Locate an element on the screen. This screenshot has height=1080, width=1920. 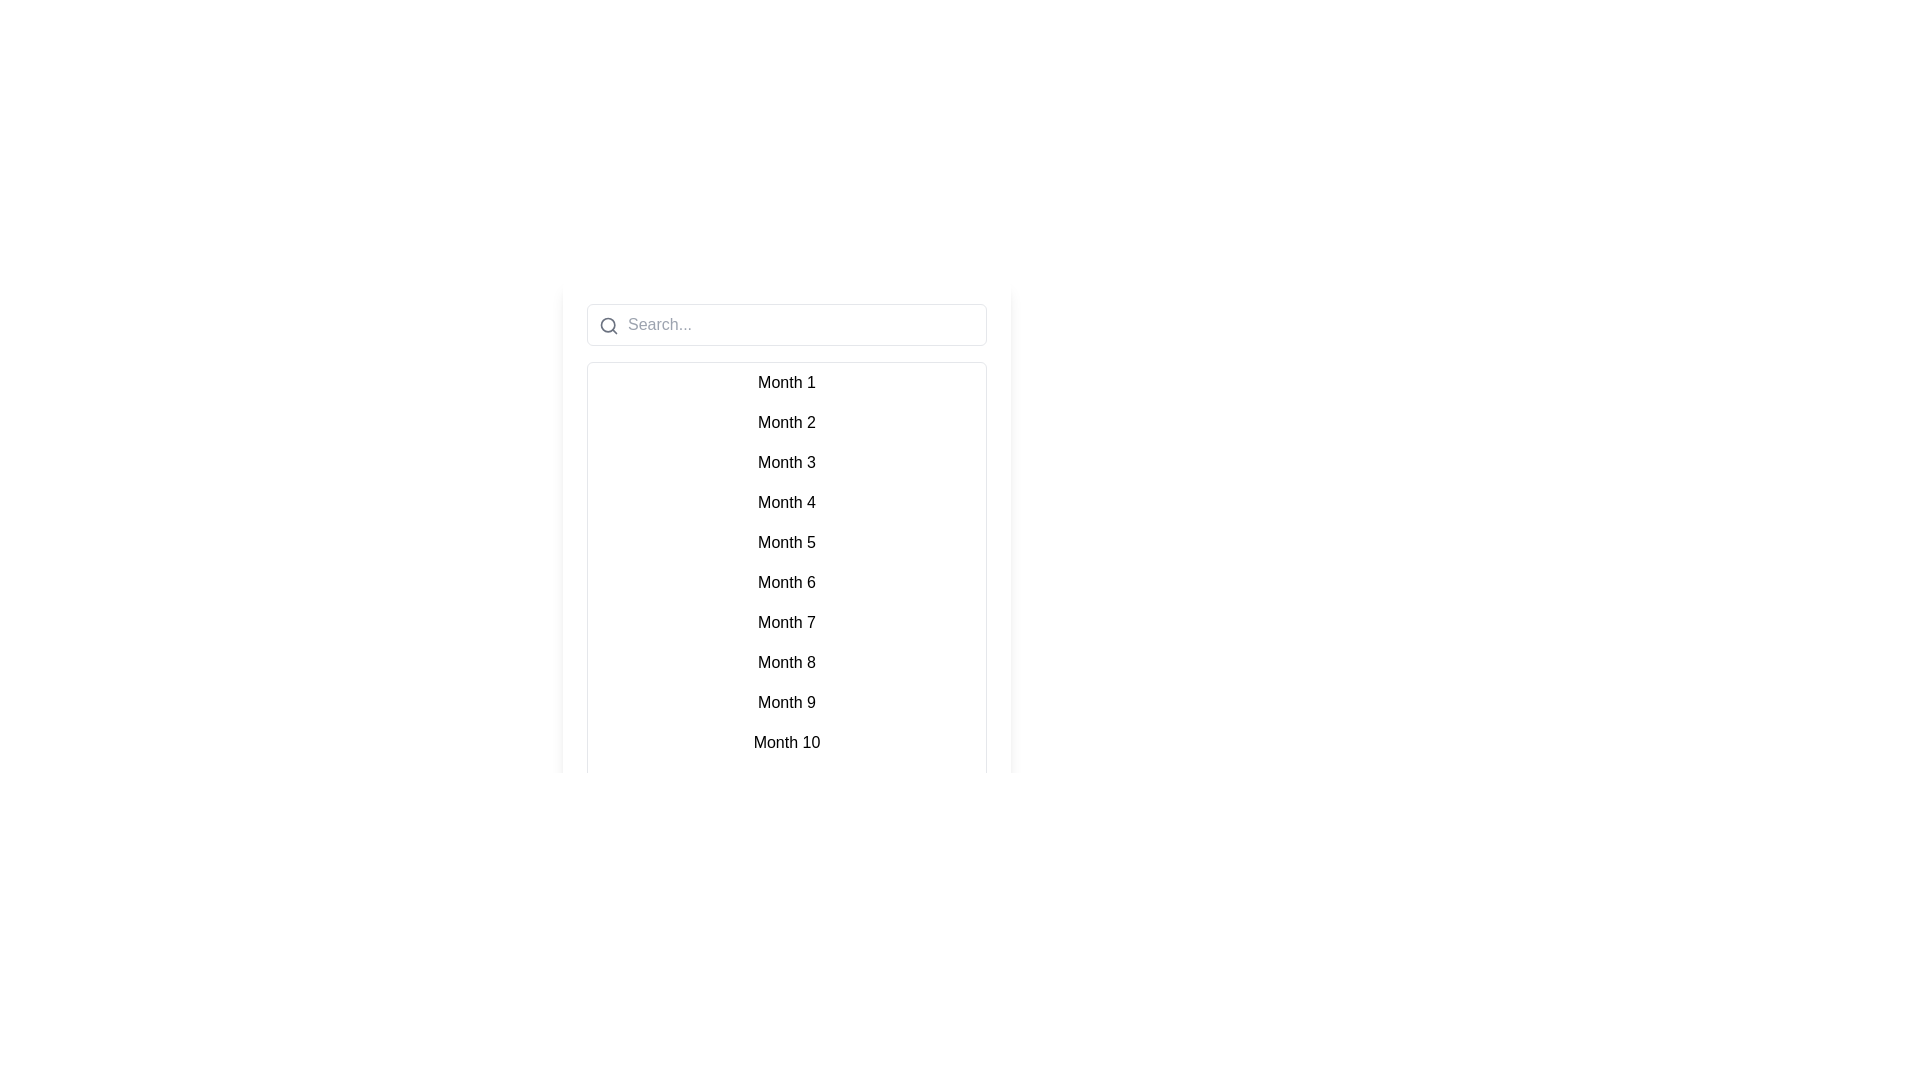
the text label for 'Month 7', which is the seventh item in a centrally located list of twelve items is located at coordinates (786, 622).